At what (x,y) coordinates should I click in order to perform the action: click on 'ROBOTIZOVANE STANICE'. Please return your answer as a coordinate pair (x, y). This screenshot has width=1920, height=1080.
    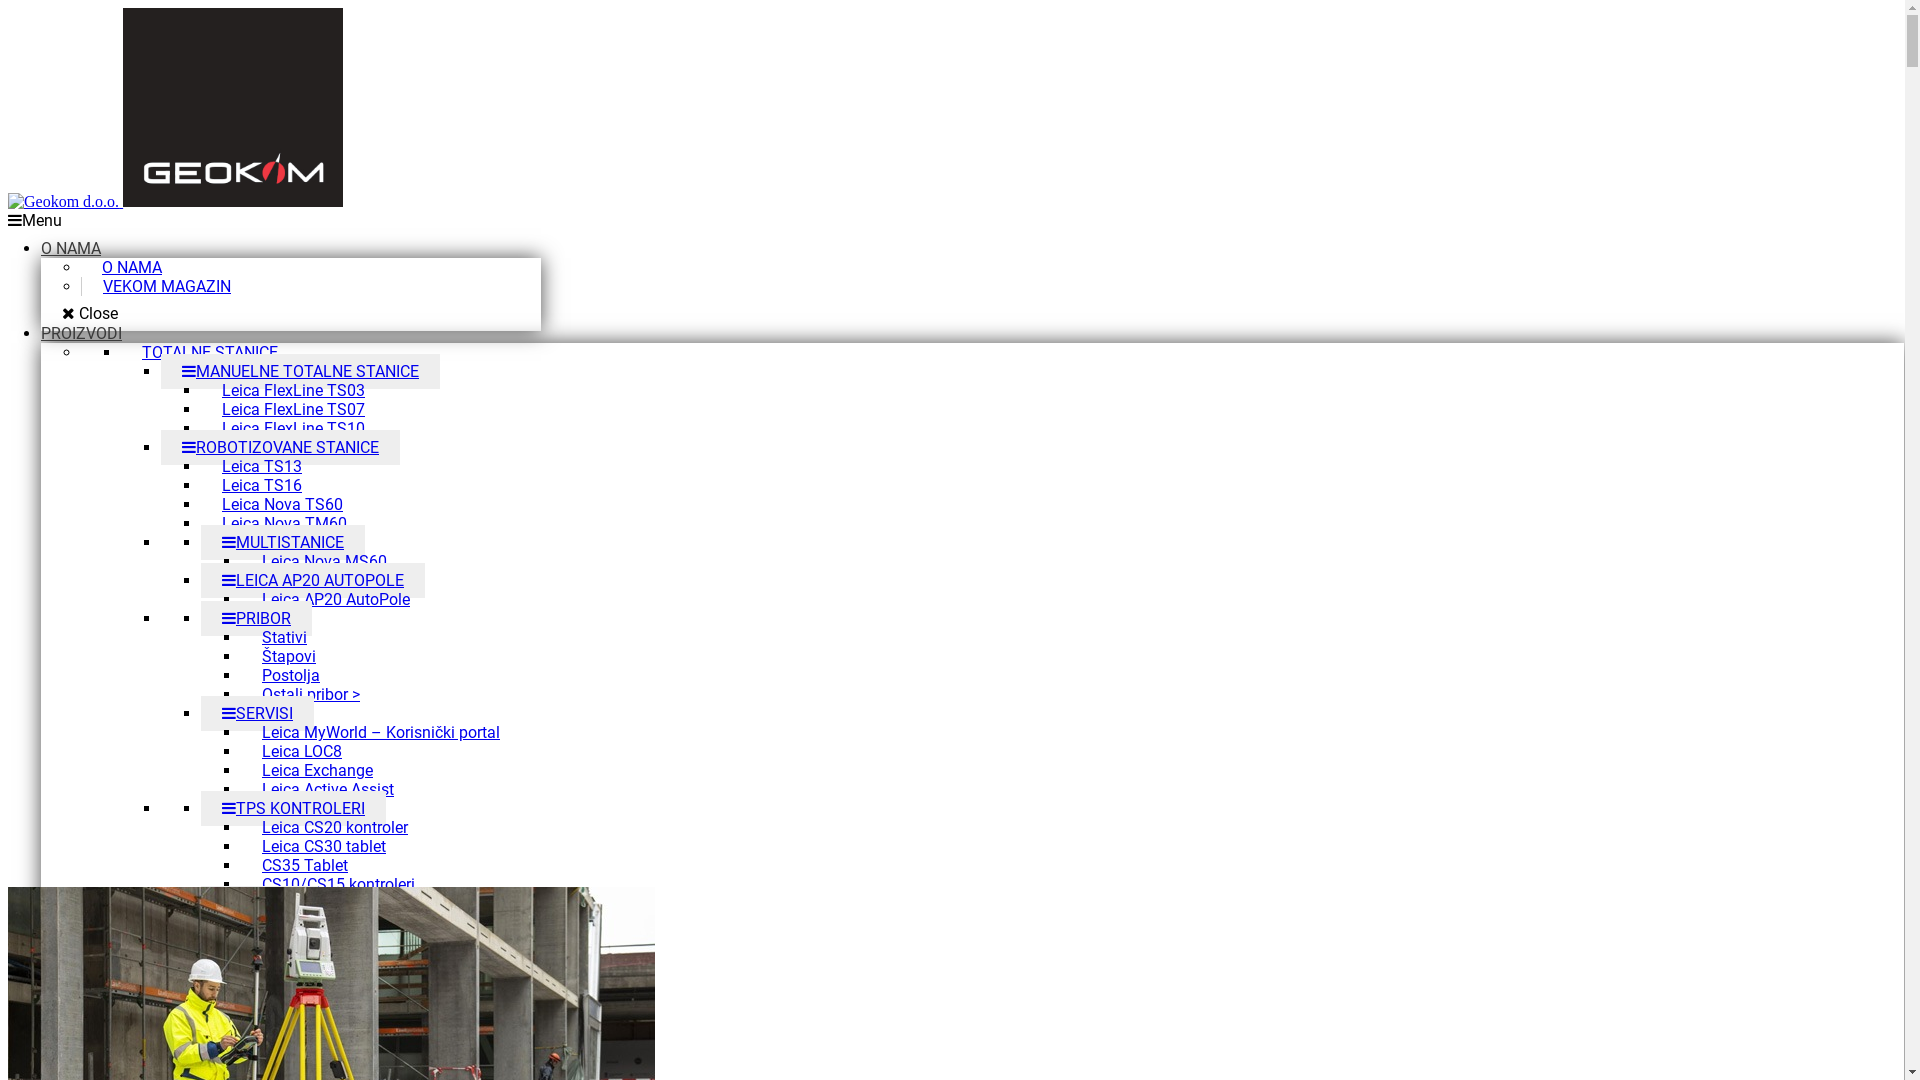
    Looking at the image, I should click on (279, 446).